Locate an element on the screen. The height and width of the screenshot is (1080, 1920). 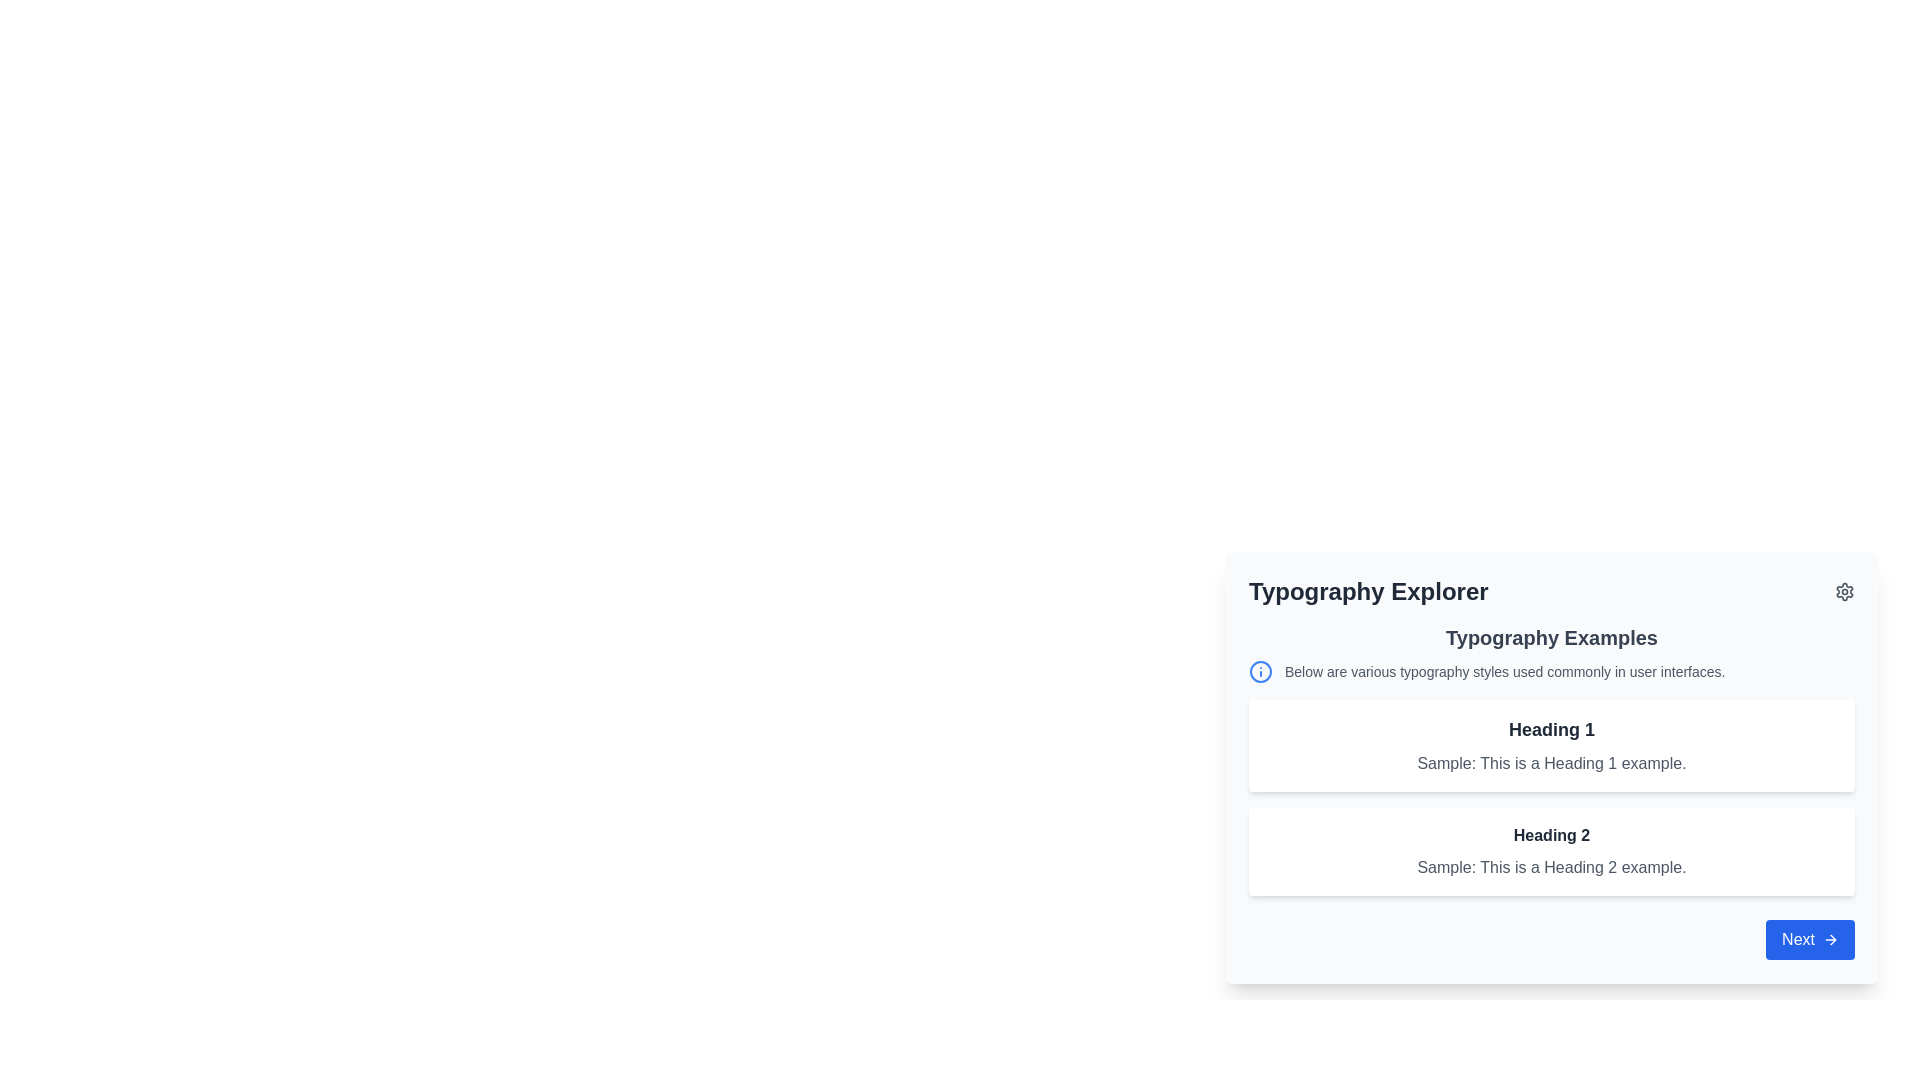
the right-pointing arrow icon located at the bottom-right corner of the 'Typography Explorer' card interface, adjacent to the 'Next' button text is located at coordinates (1833, 940).